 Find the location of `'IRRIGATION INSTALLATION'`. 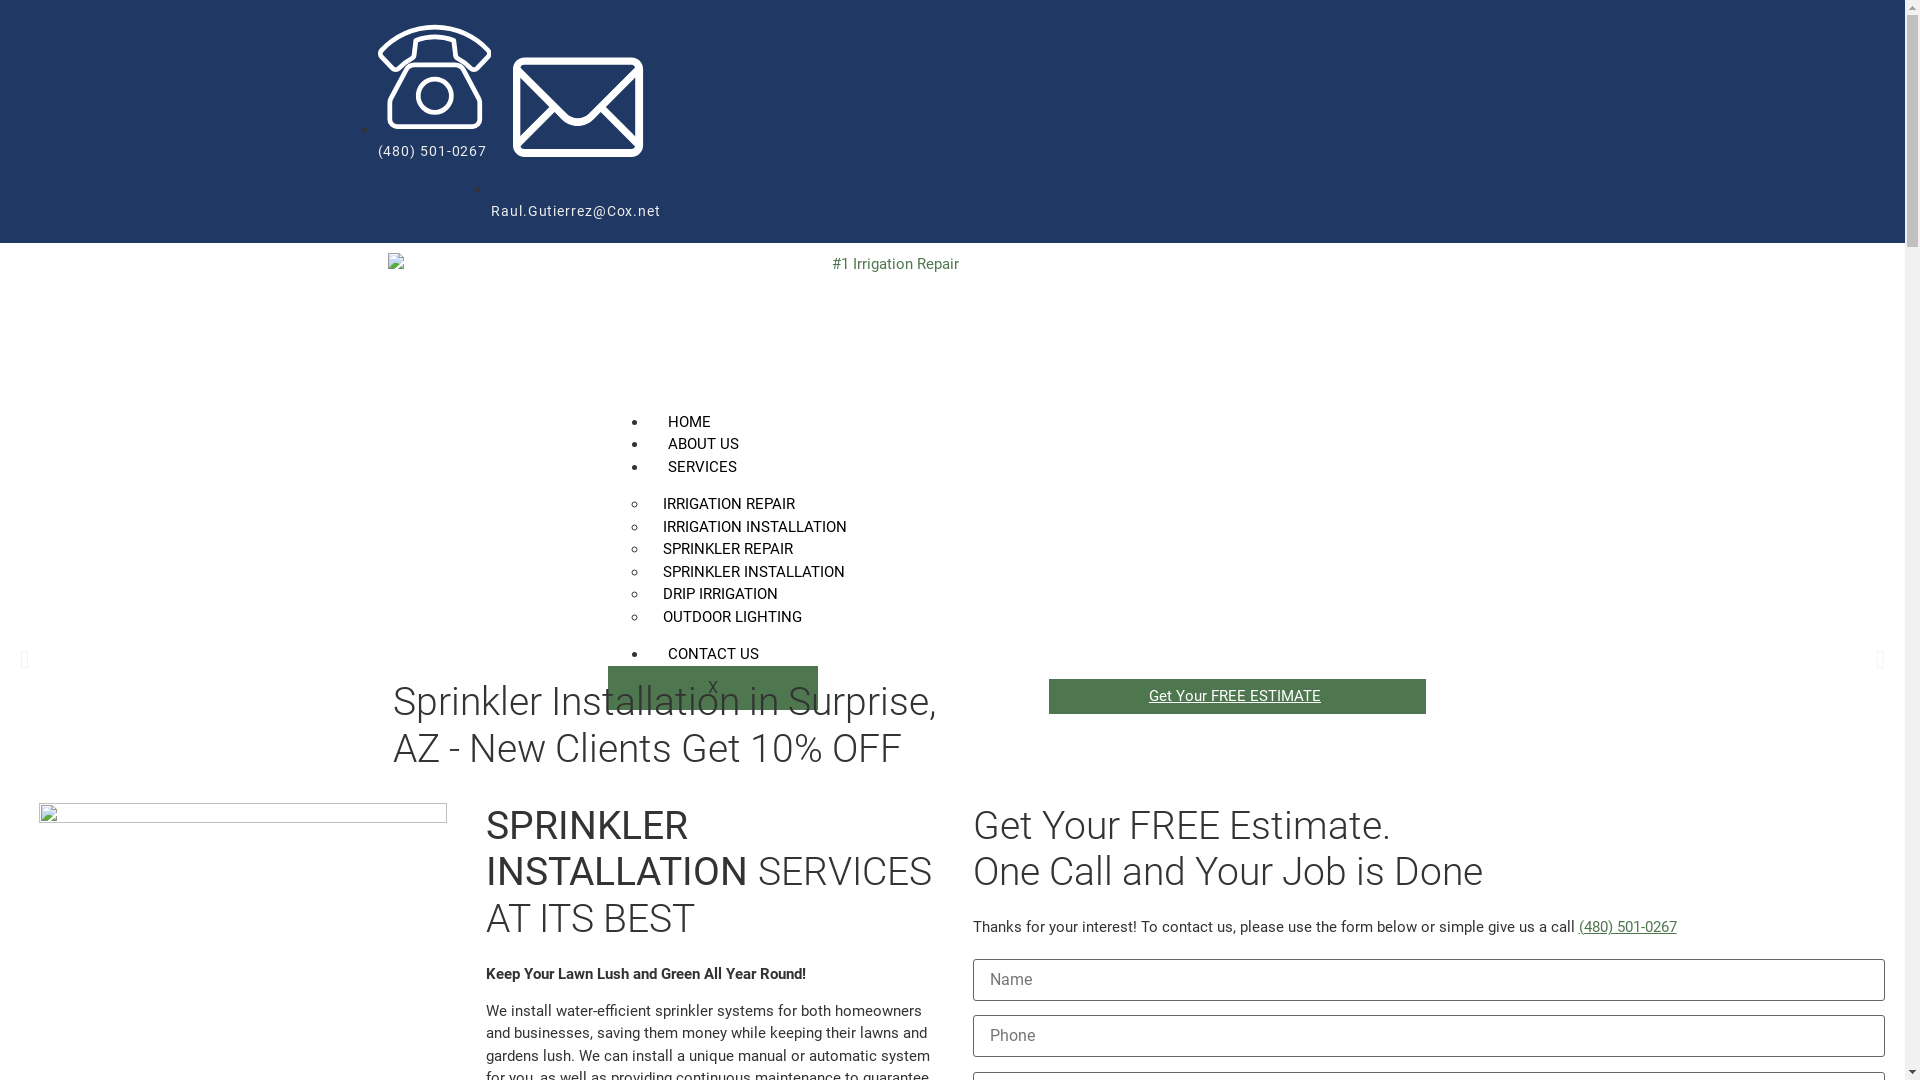

'IRRIGATION INSTALLATION' is located at coordinates (753, 526).